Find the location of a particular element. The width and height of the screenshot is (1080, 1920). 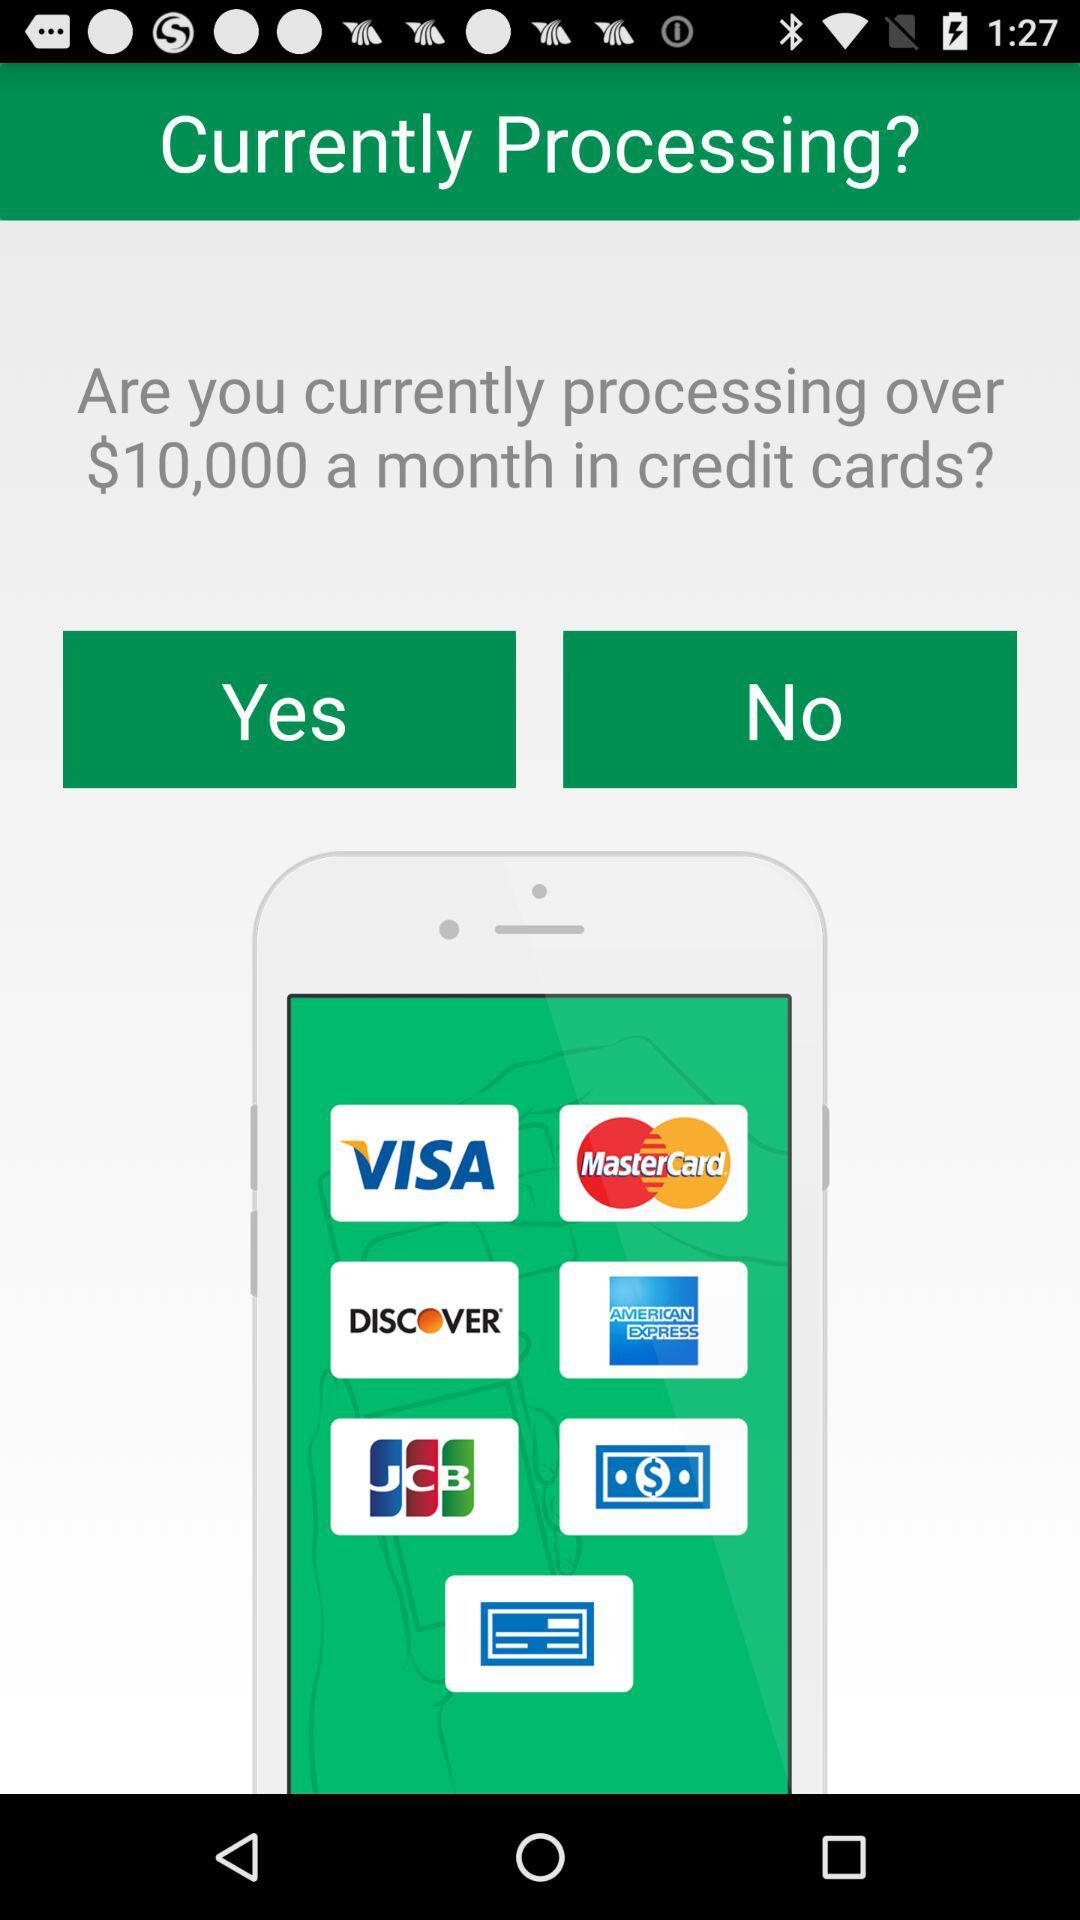

the item on the left is located at coordinates (289, 709).